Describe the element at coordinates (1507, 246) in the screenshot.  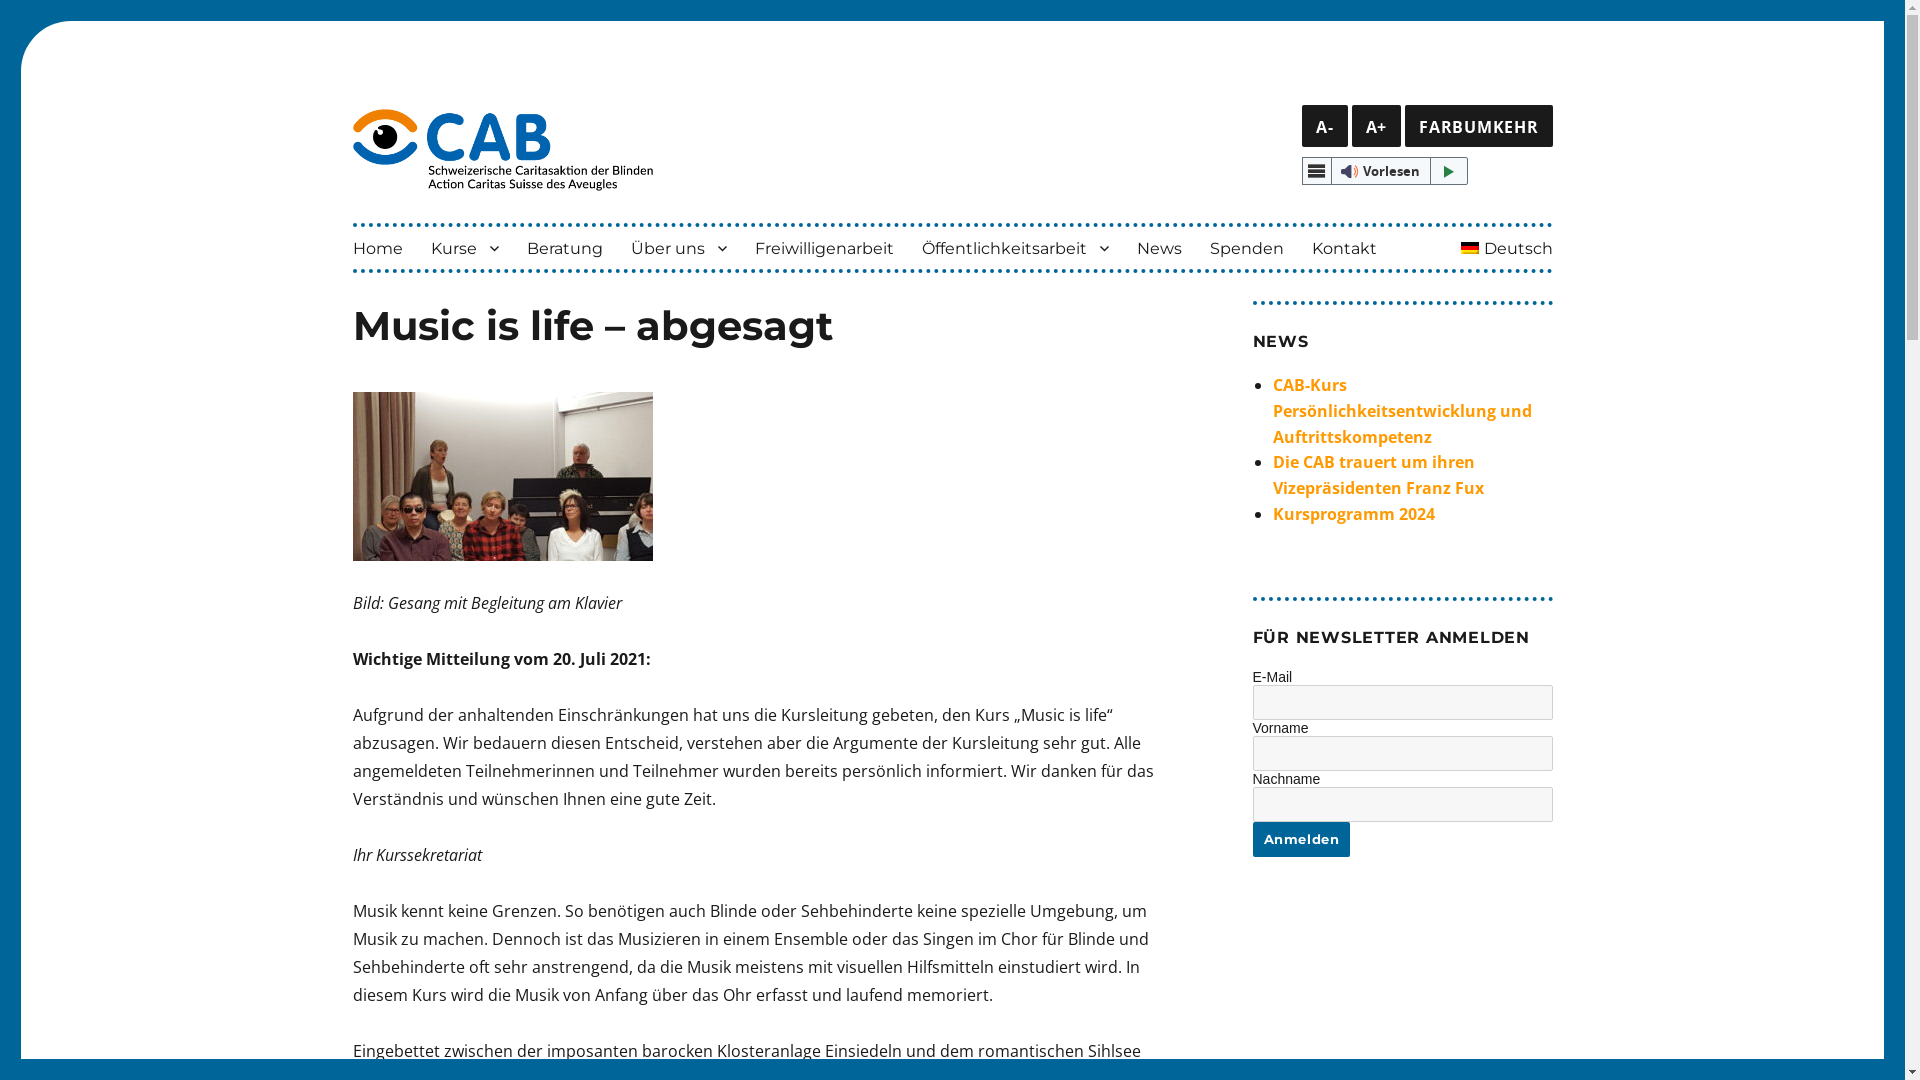
I see `'Deutsch'` at that location.